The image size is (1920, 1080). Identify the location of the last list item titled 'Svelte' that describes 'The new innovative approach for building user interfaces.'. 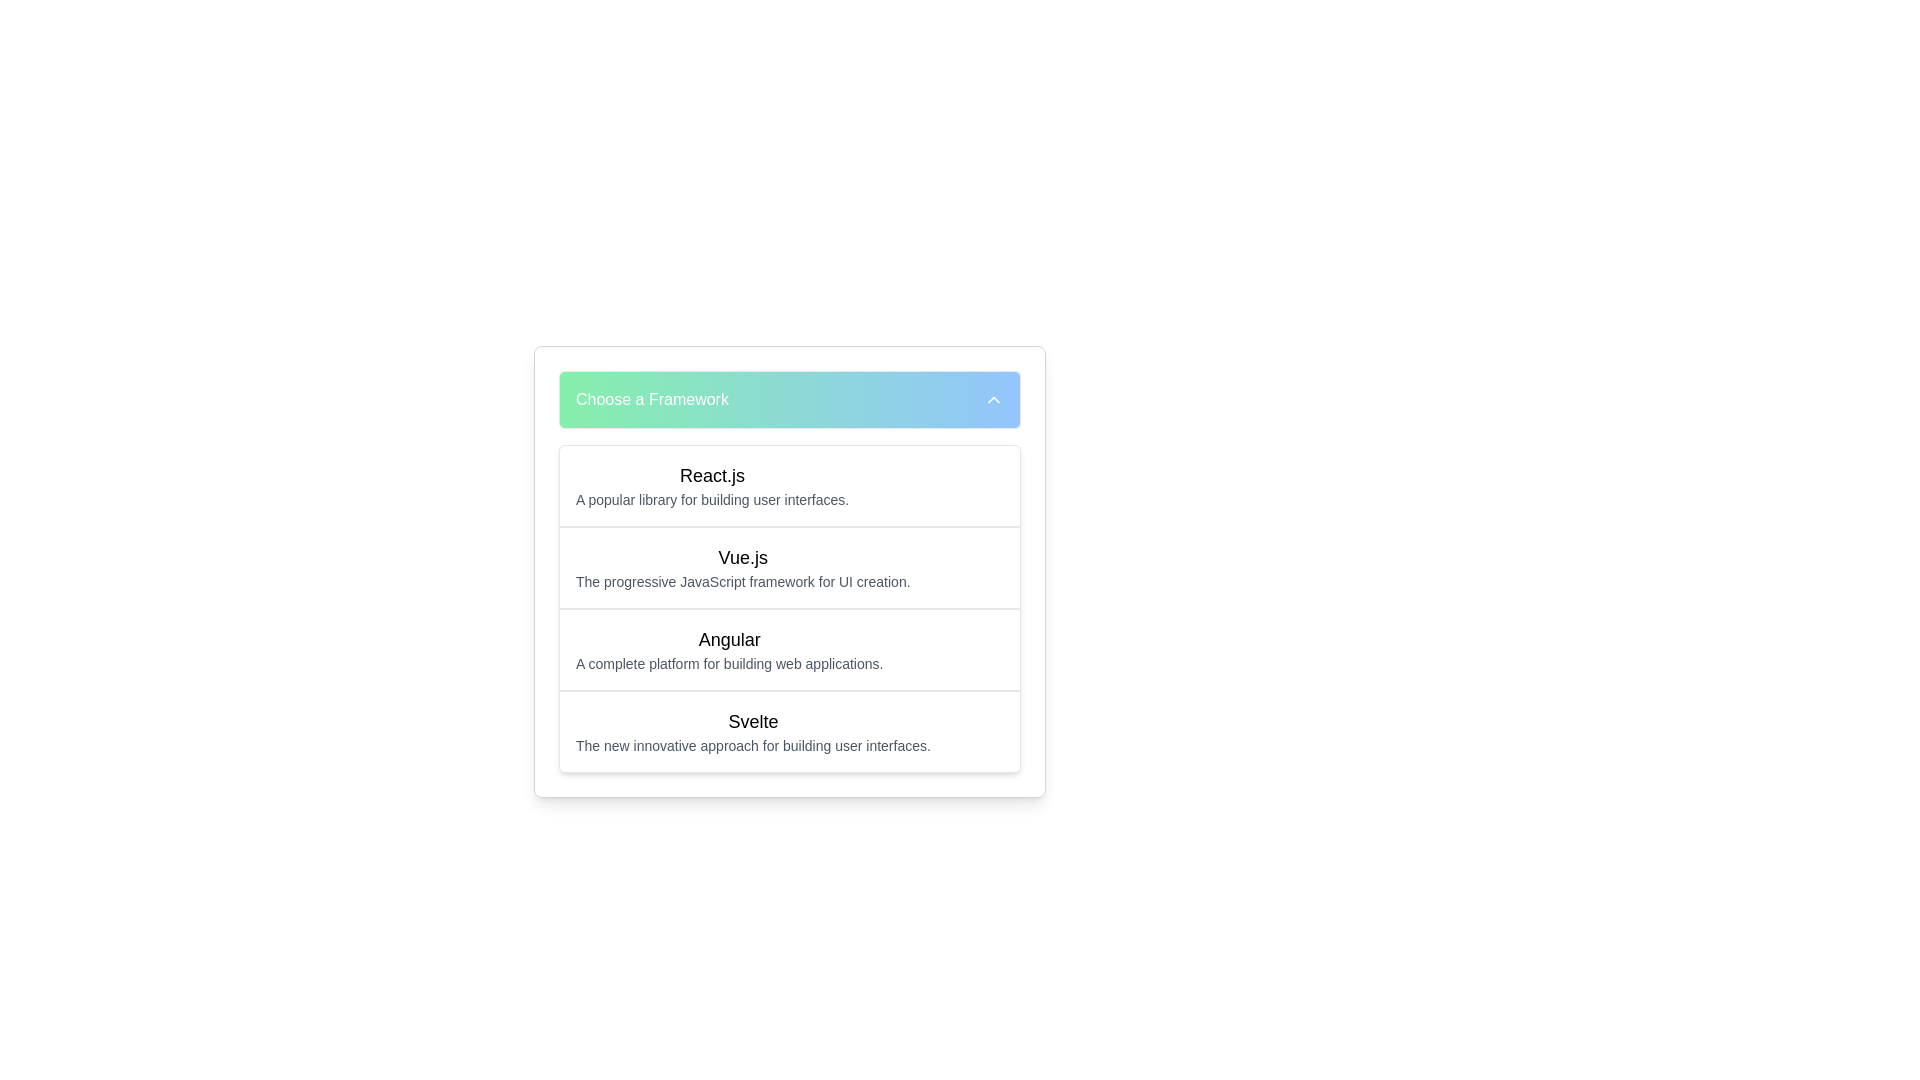
(789, 731).